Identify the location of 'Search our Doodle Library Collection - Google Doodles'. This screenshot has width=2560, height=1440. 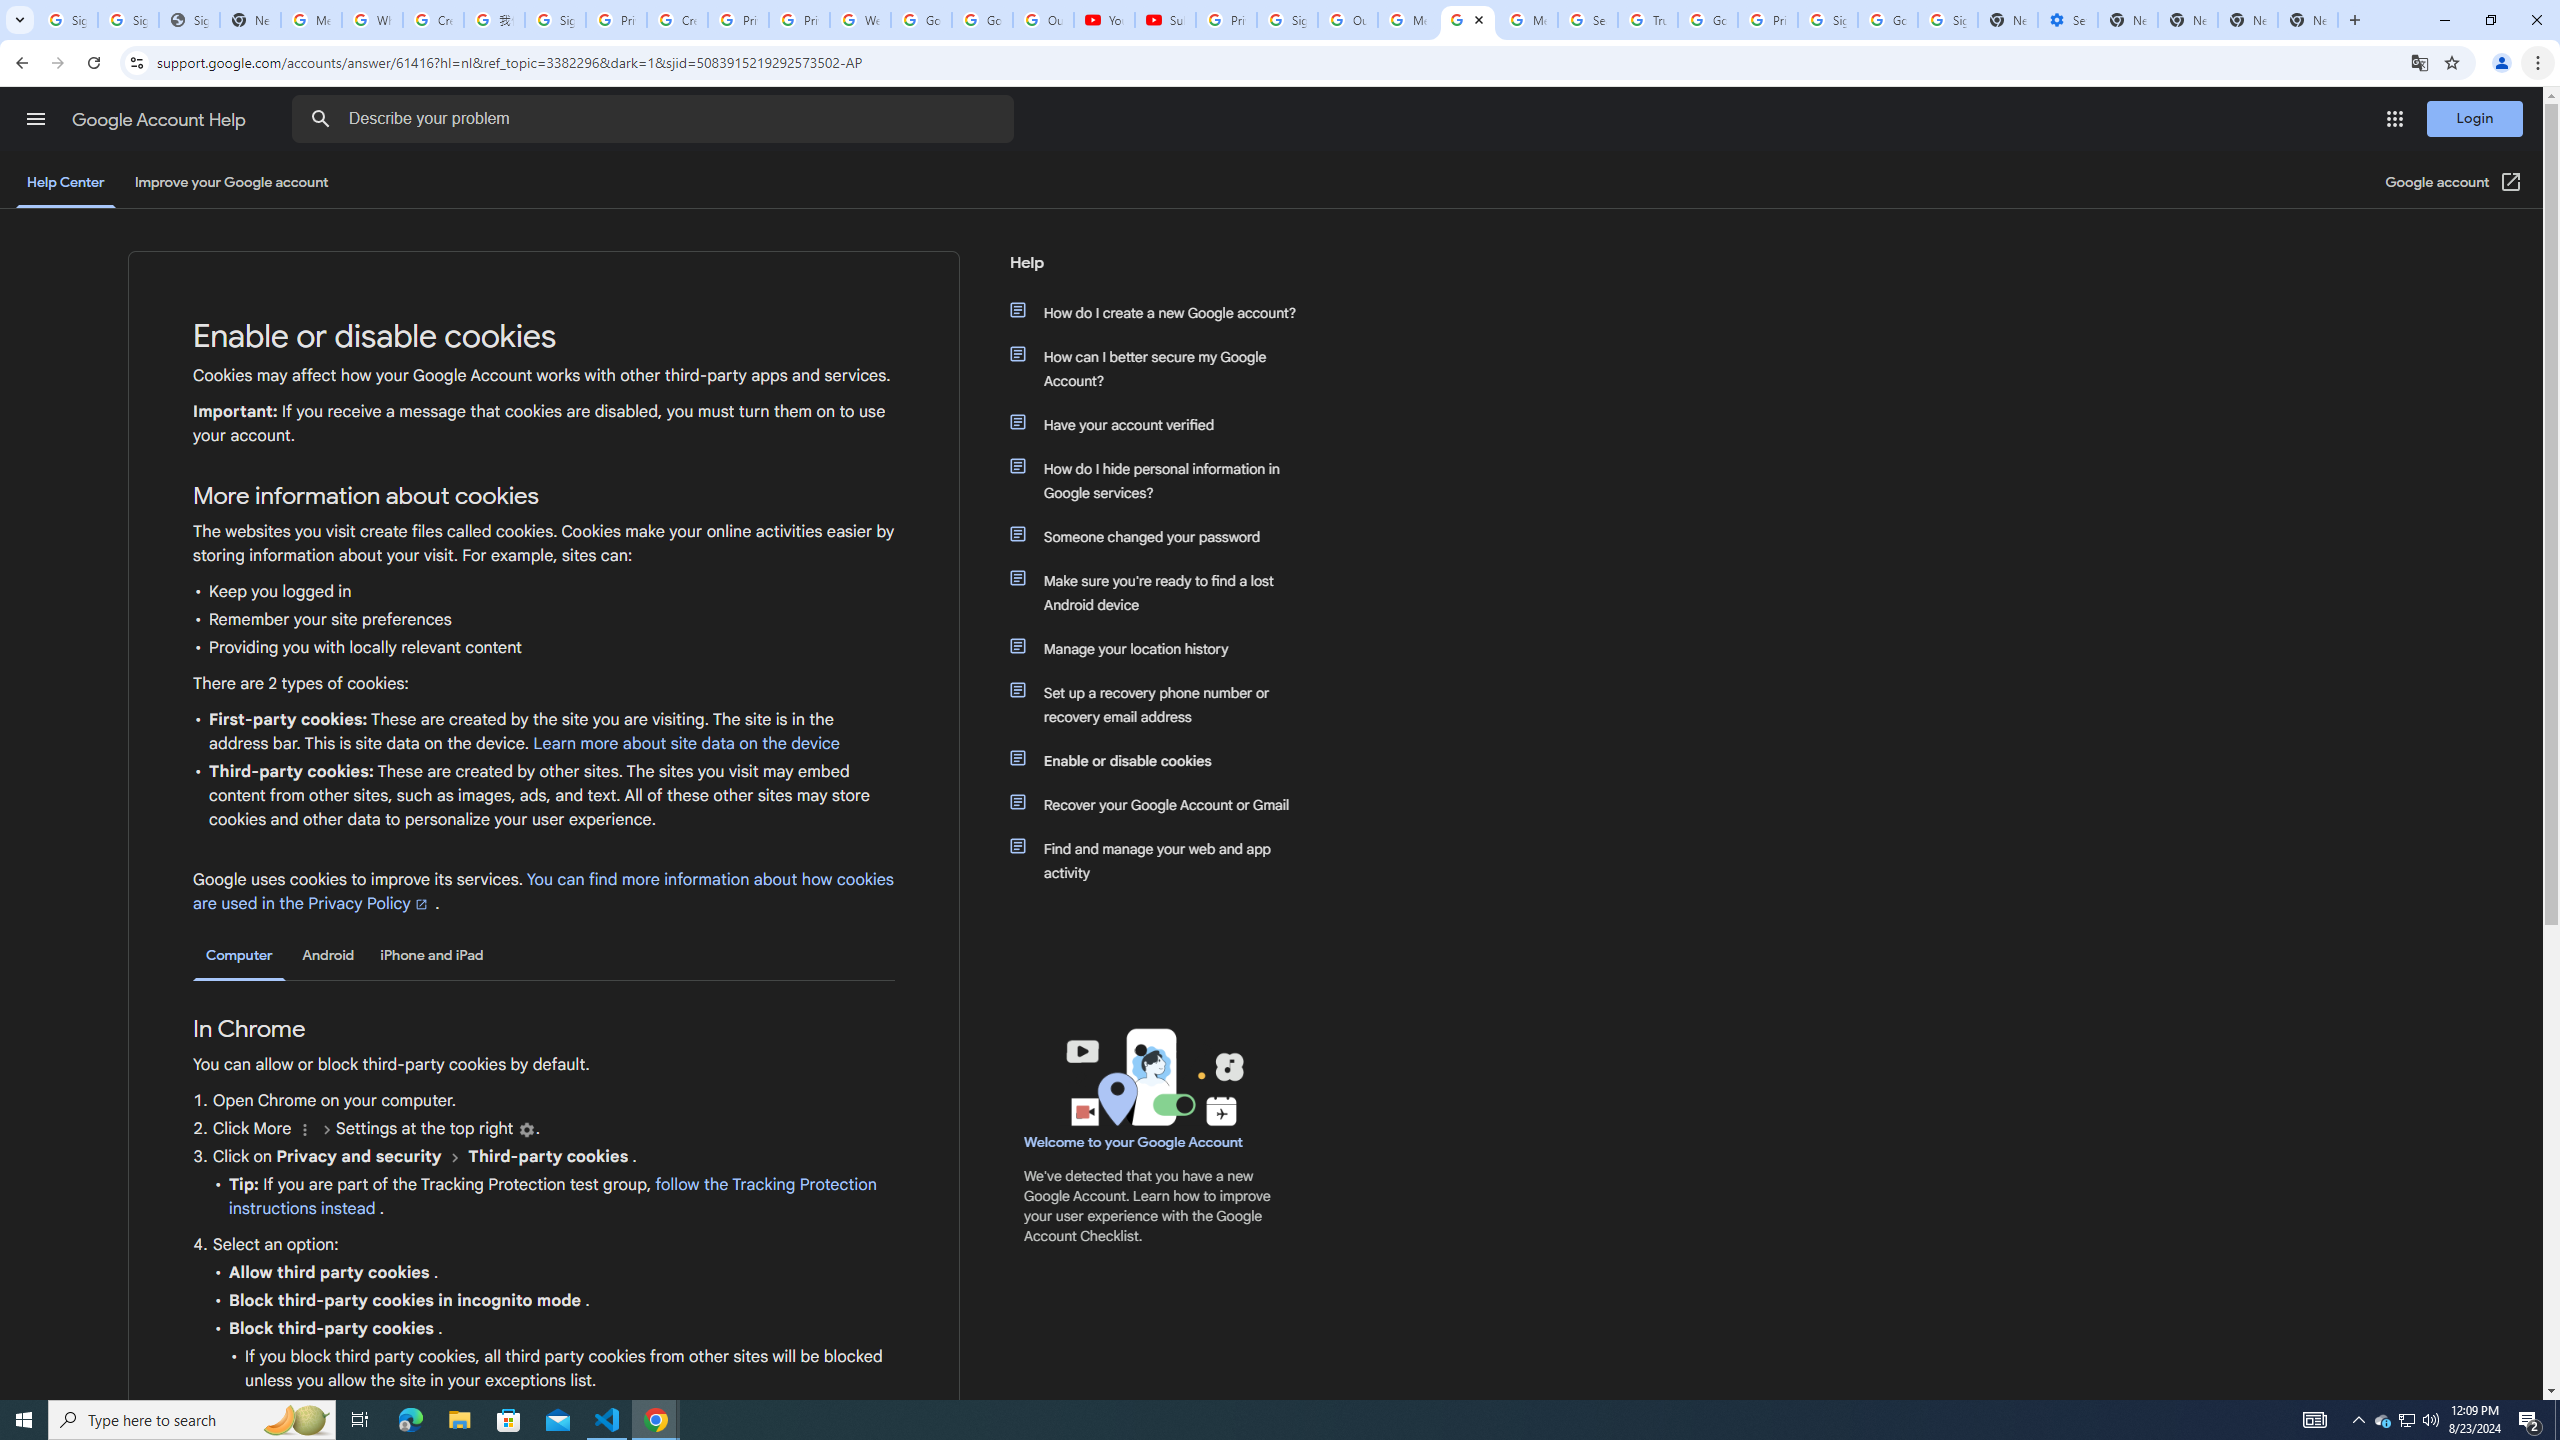
(1587, 19).